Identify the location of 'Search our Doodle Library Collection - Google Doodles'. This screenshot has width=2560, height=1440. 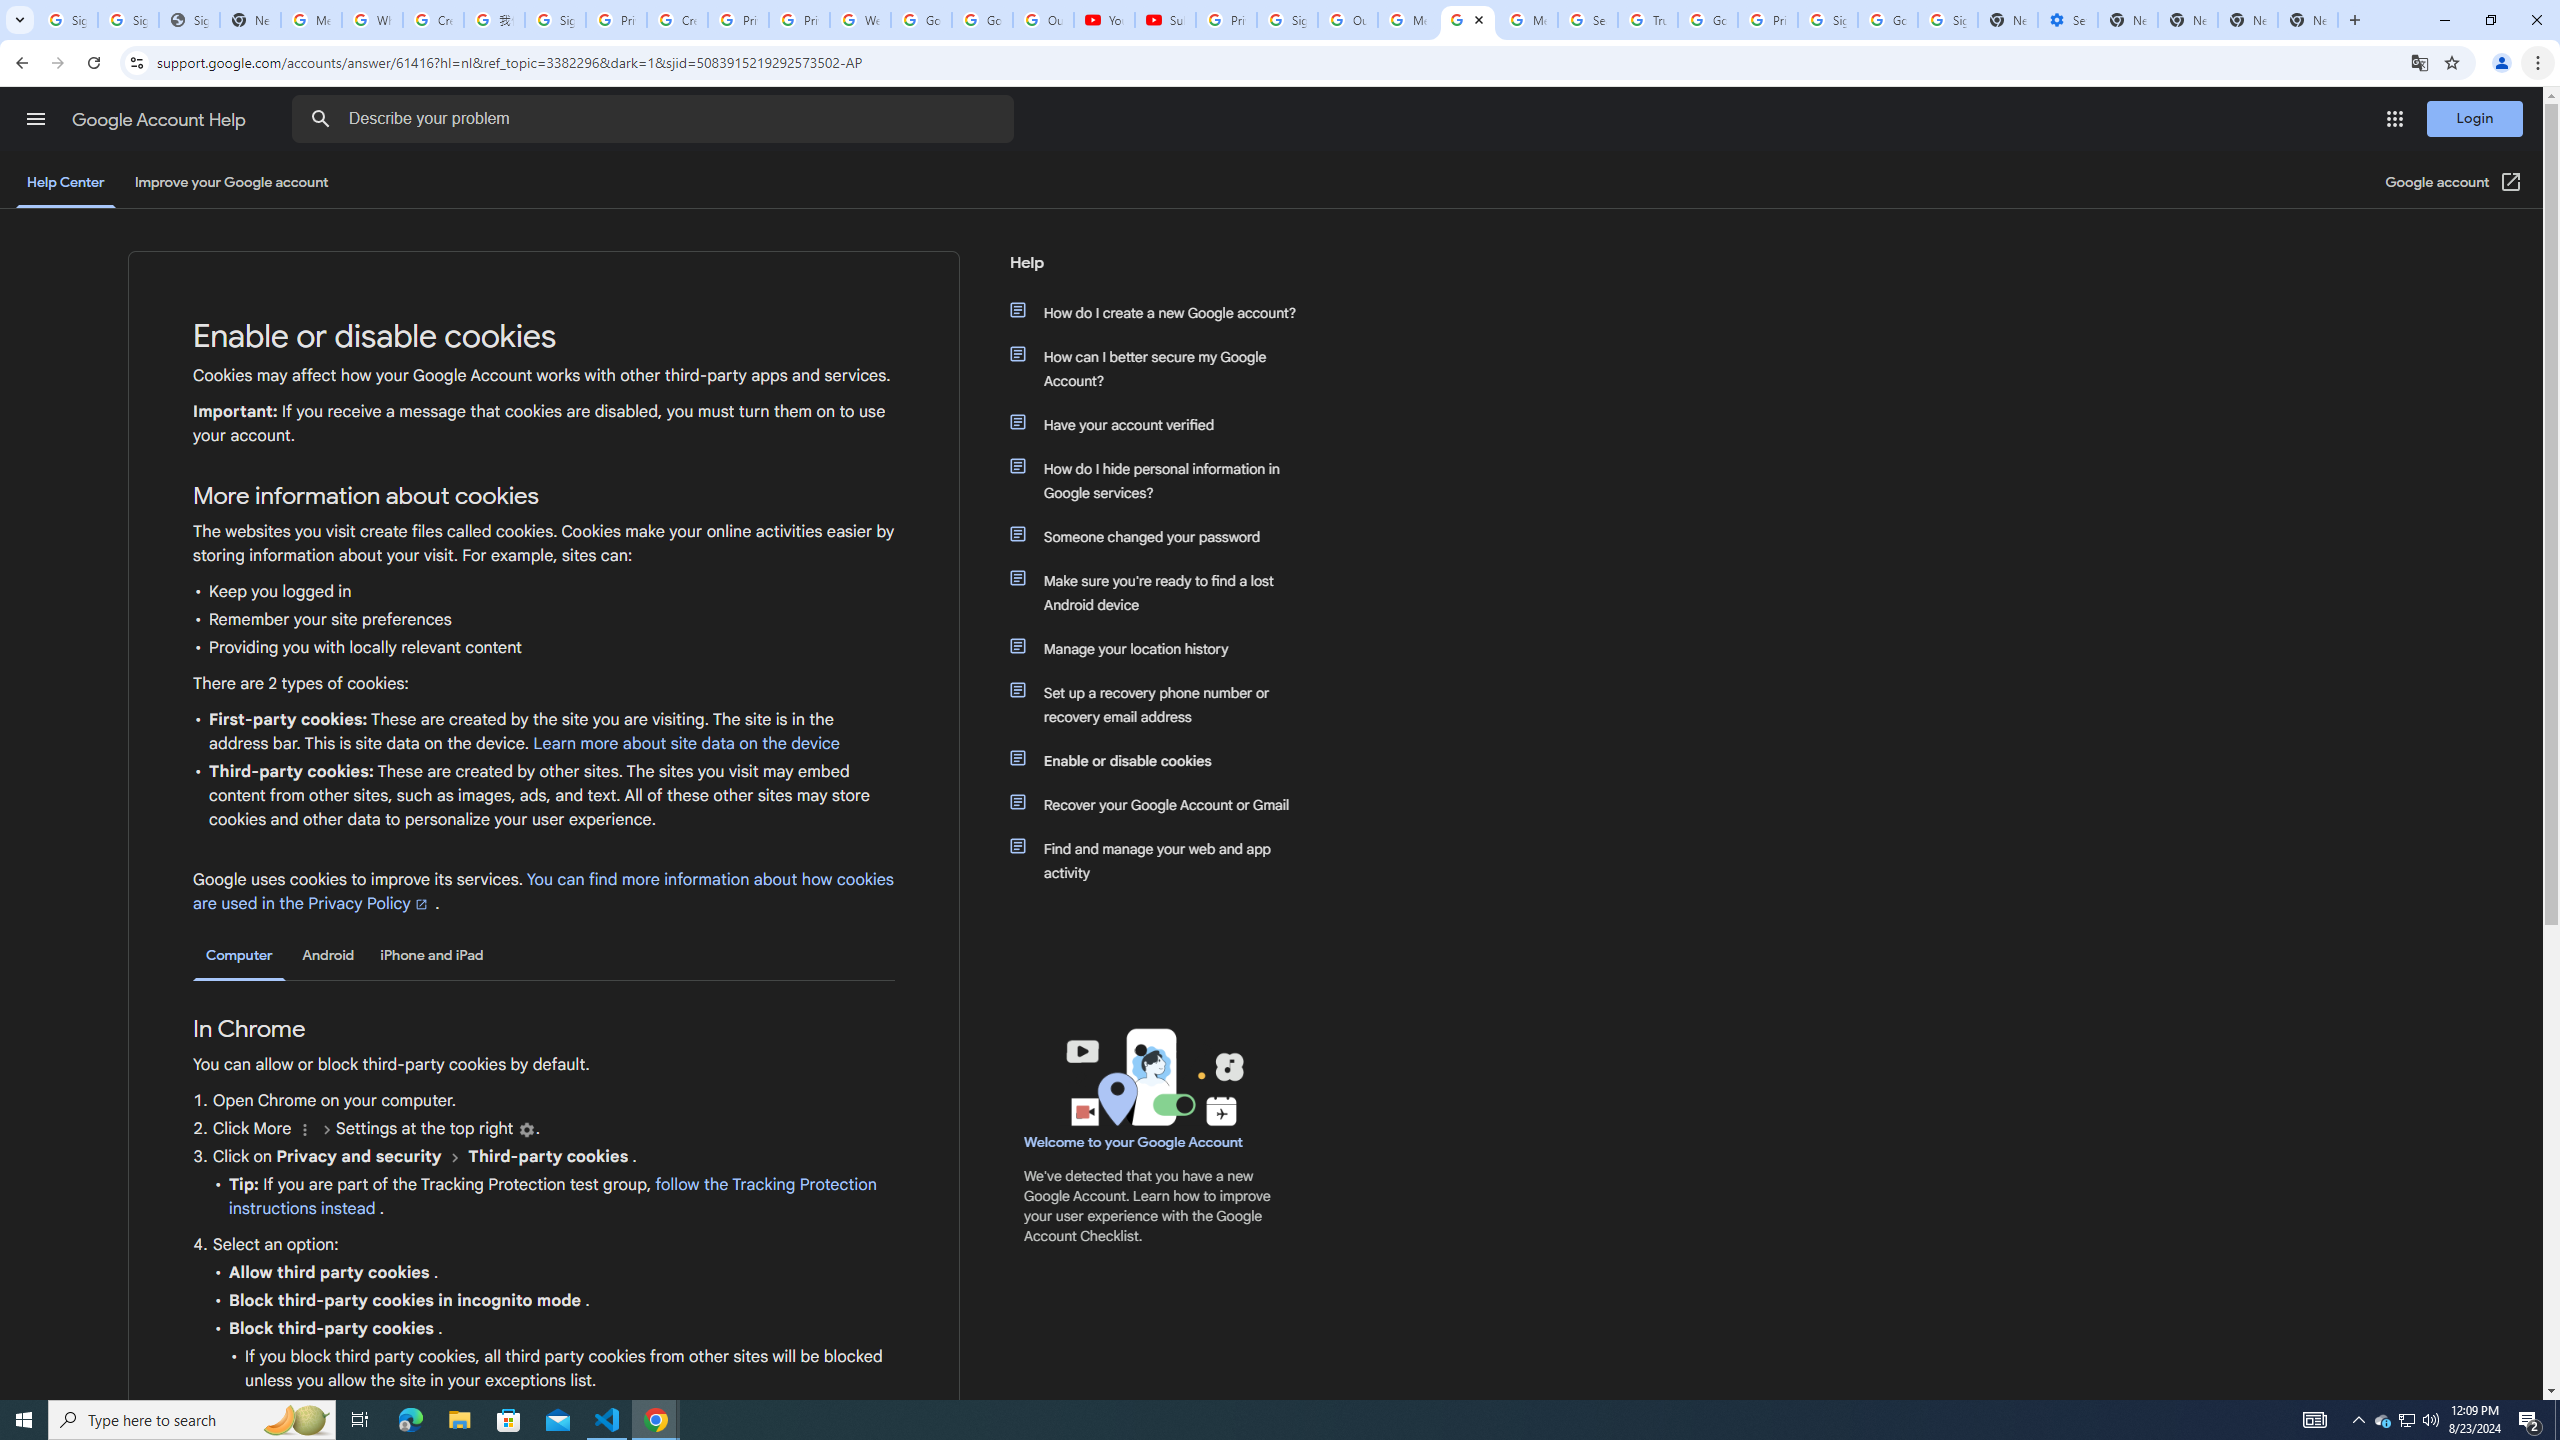
(1587, 19).